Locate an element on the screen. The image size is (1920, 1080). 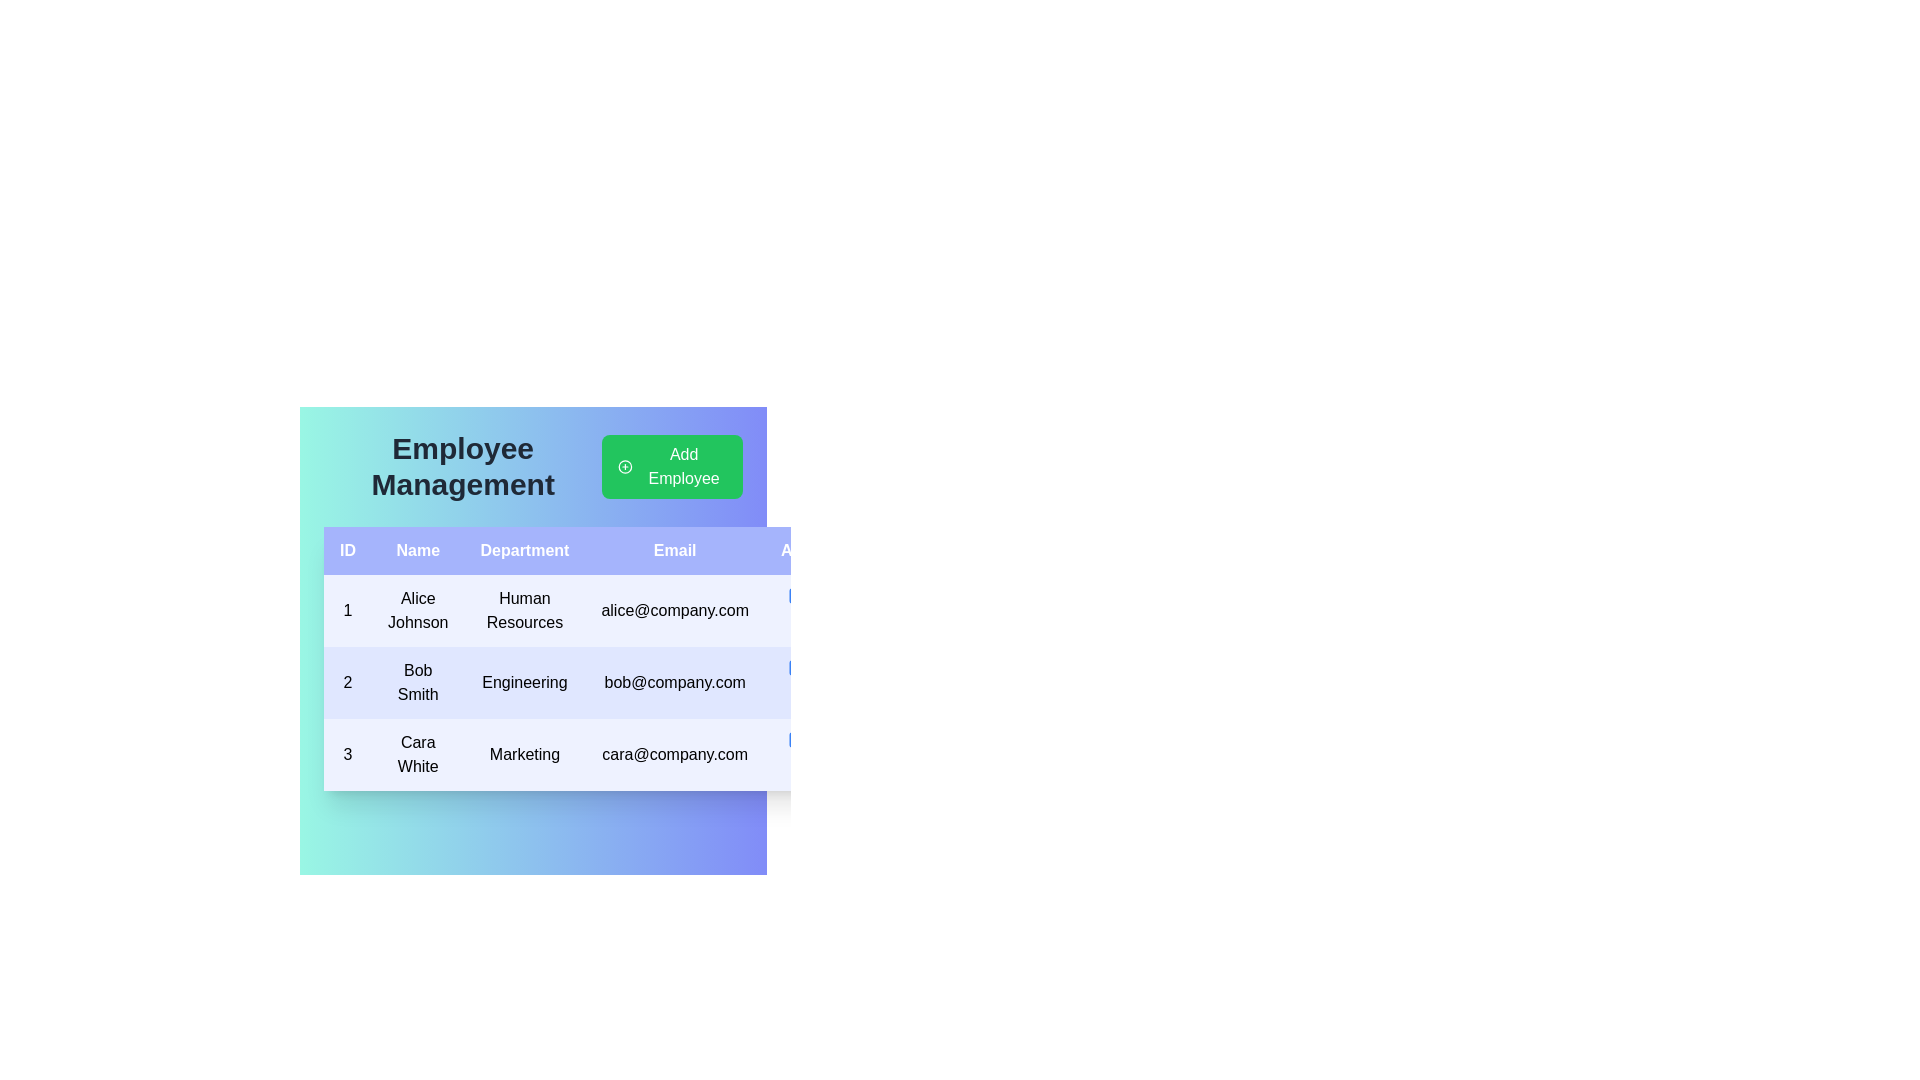
text displayed in the Text Display Field that shows the name 'Cara White', which is located in the second column of the employee details table in the third row is located at coordinates (417, 755).